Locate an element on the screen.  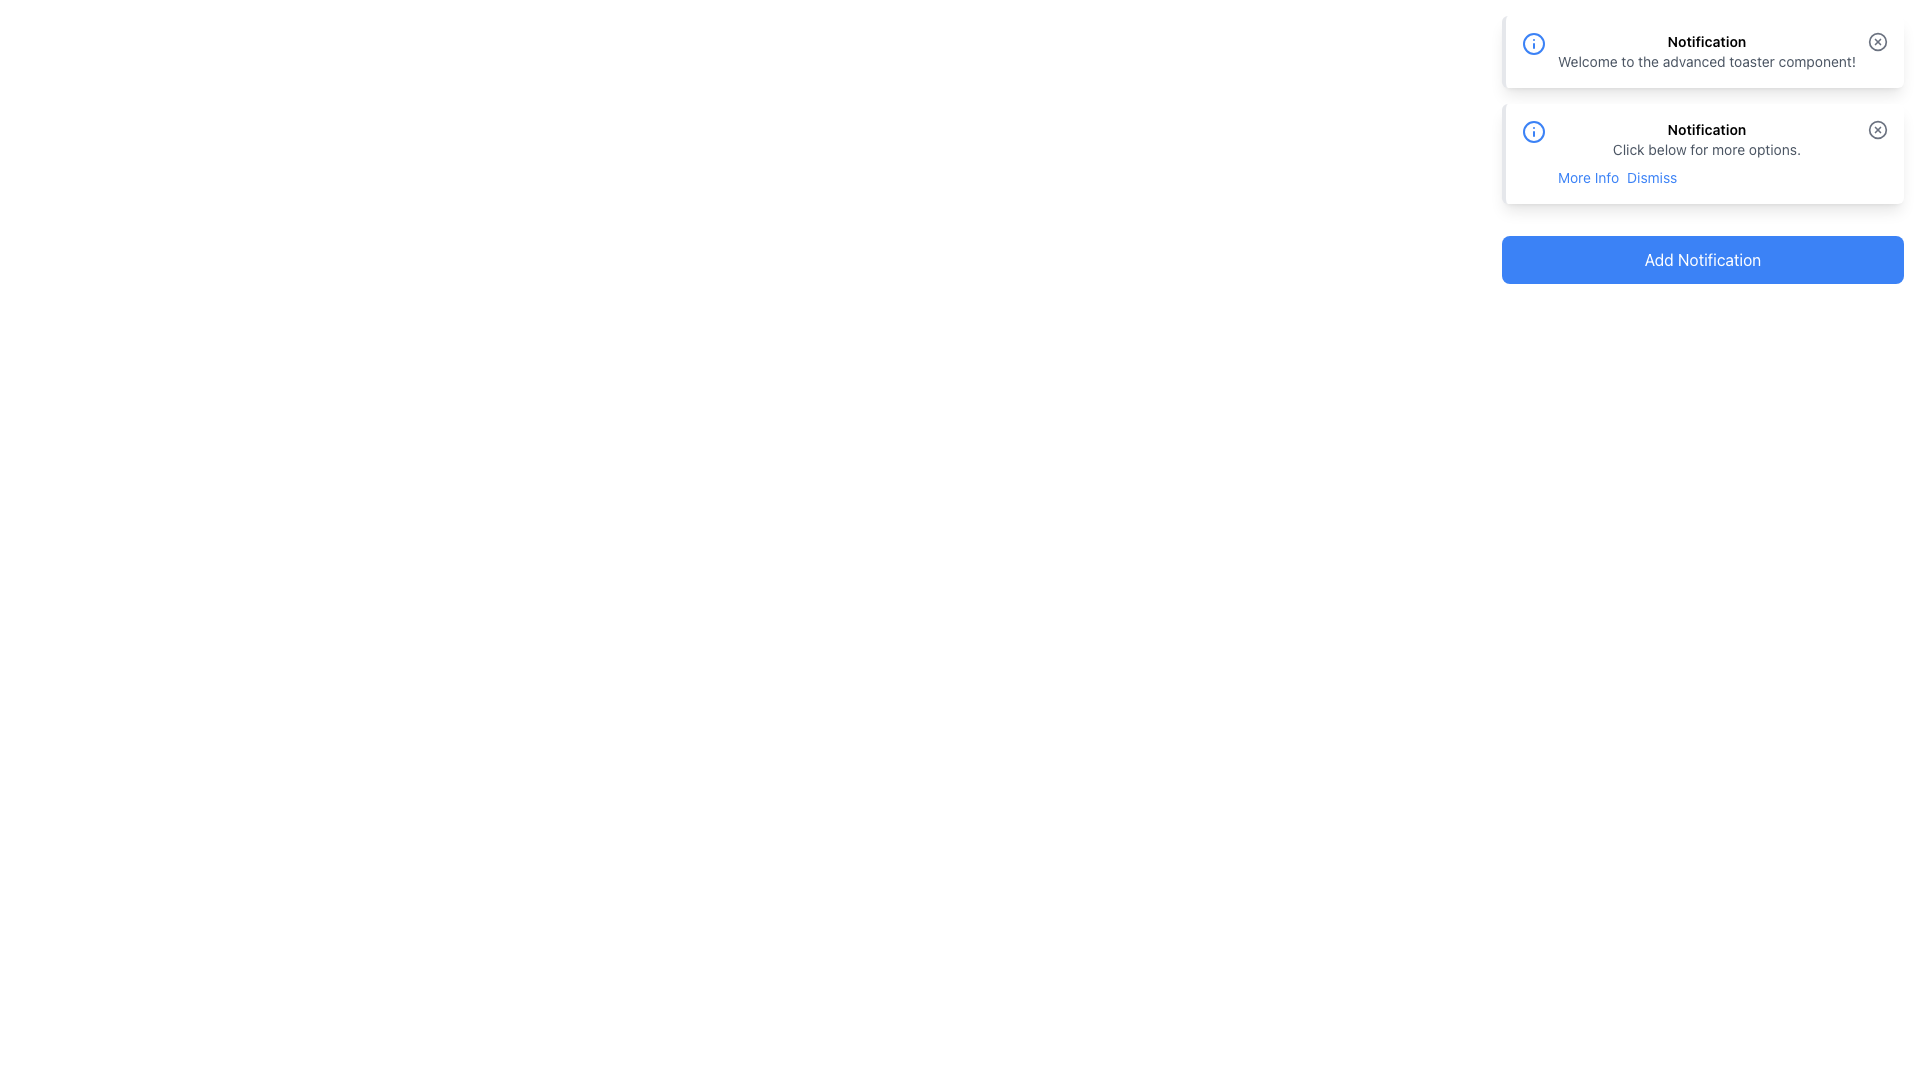
the static text that provides additional information about the notification, positioned below the 'Notification' title and above the 'More Info' and 'Dismiss' buttons is located at coordinates (1706, 149).